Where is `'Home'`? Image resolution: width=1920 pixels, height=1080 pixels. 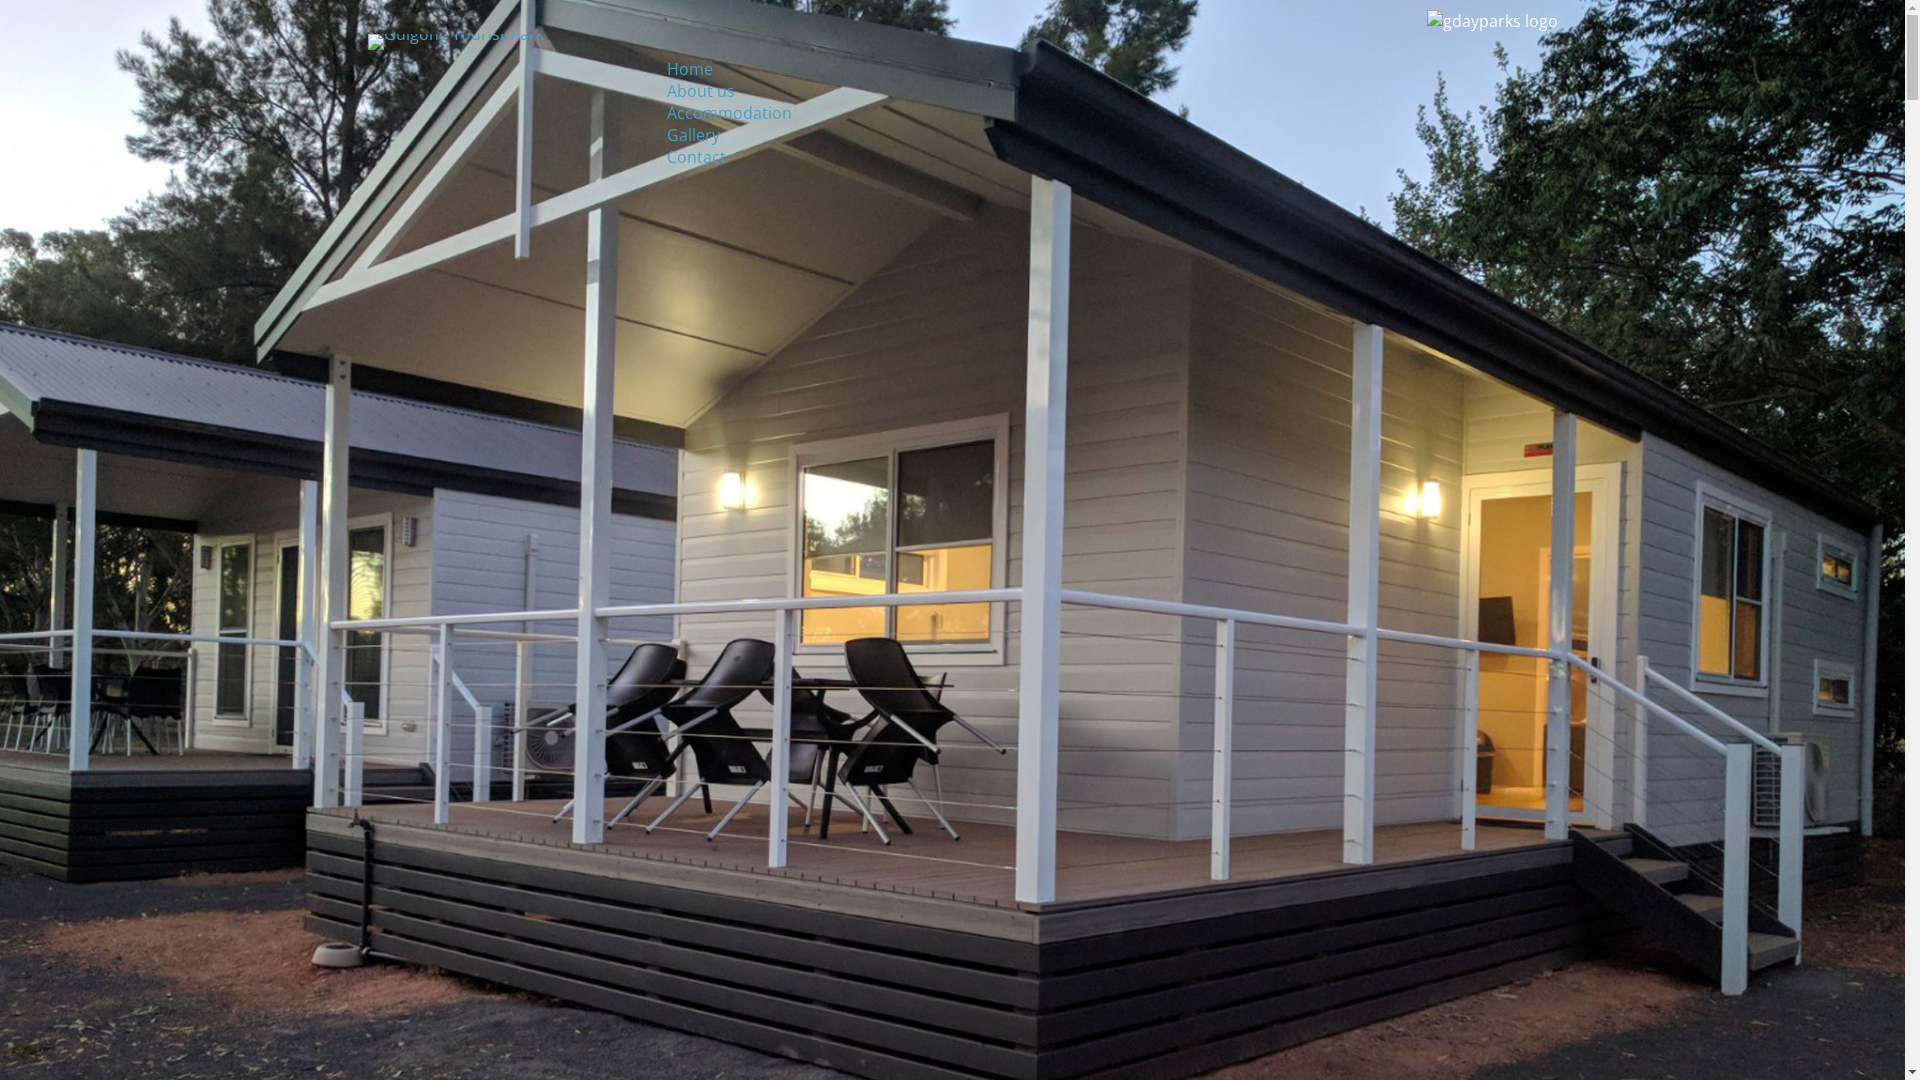 'Home' is located at coordinates (690, 68).